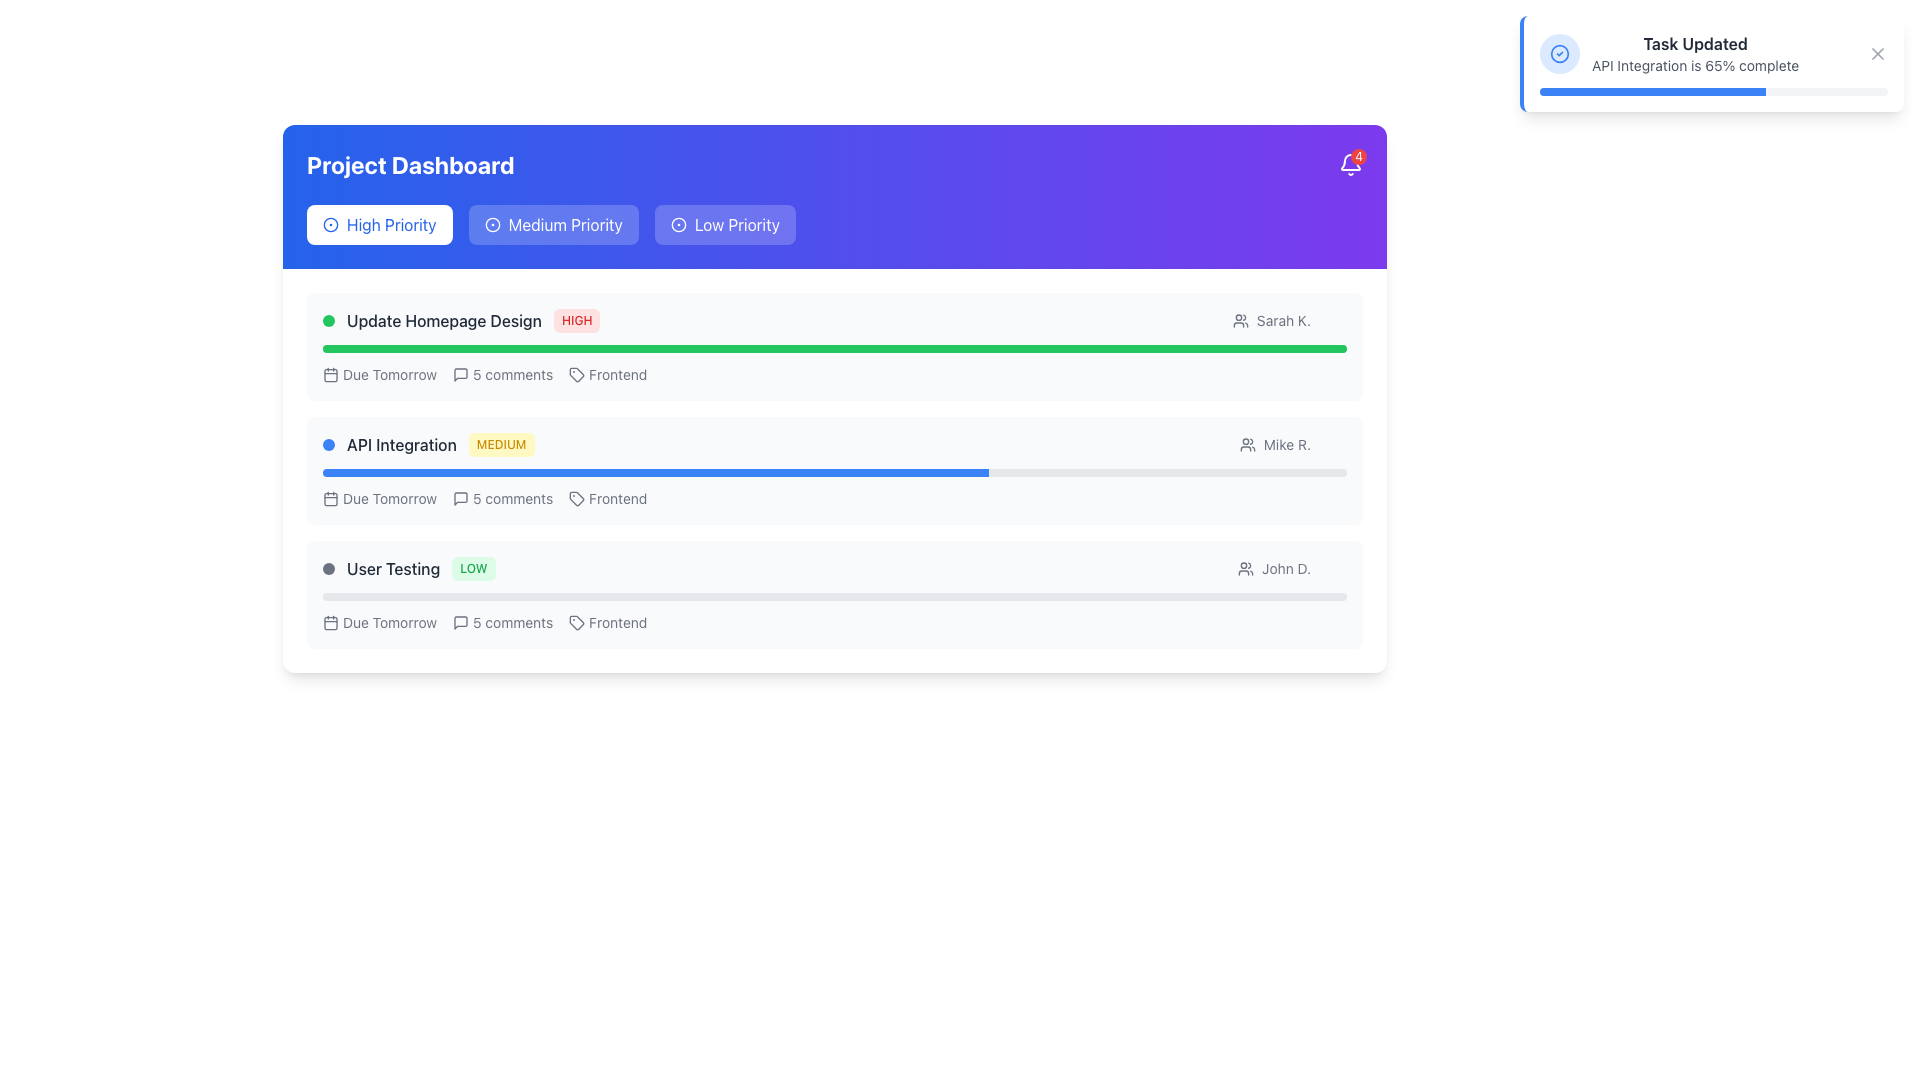  I want to click on the tag-like SVG graphic element located in the top area of the user interface adjacent to the 'Project Dashboard' section, so click(576, 374).